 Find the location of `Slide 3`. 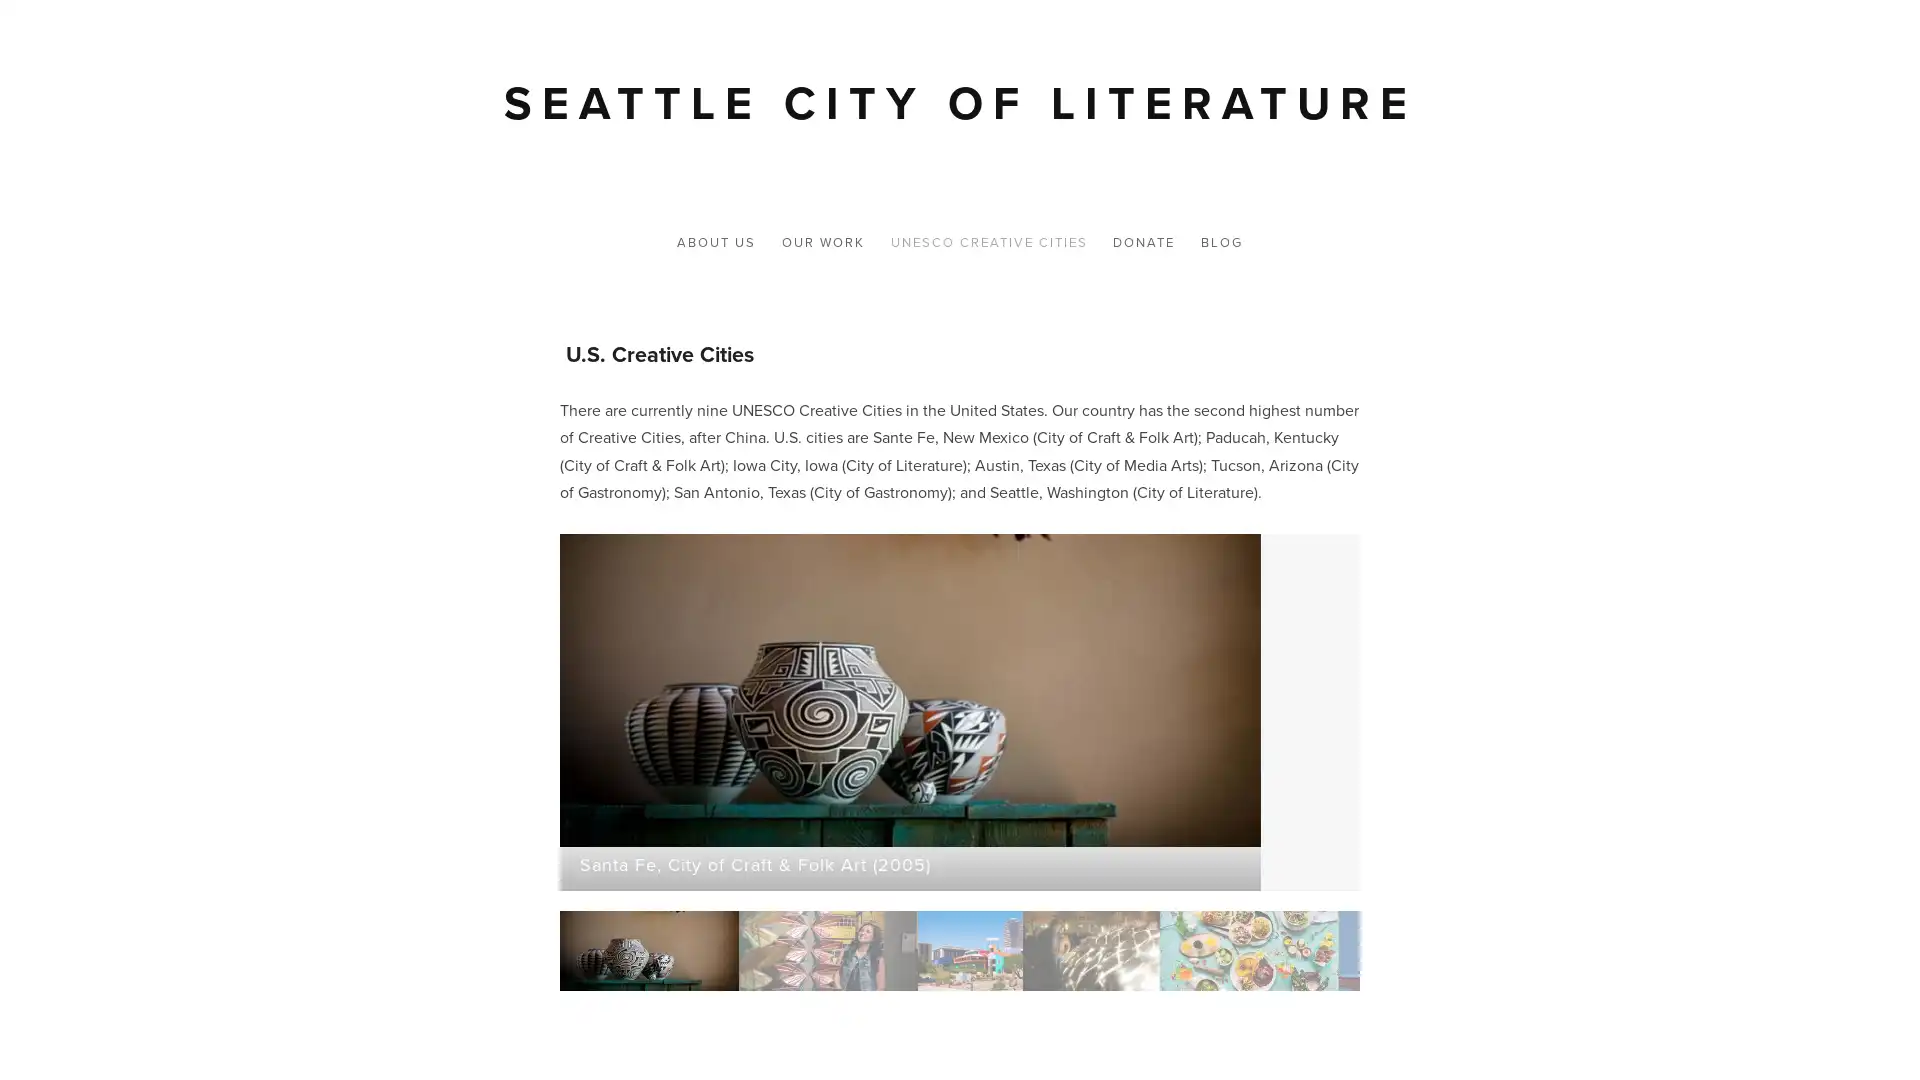

Slide 3 is located at coordinates (838, 950).